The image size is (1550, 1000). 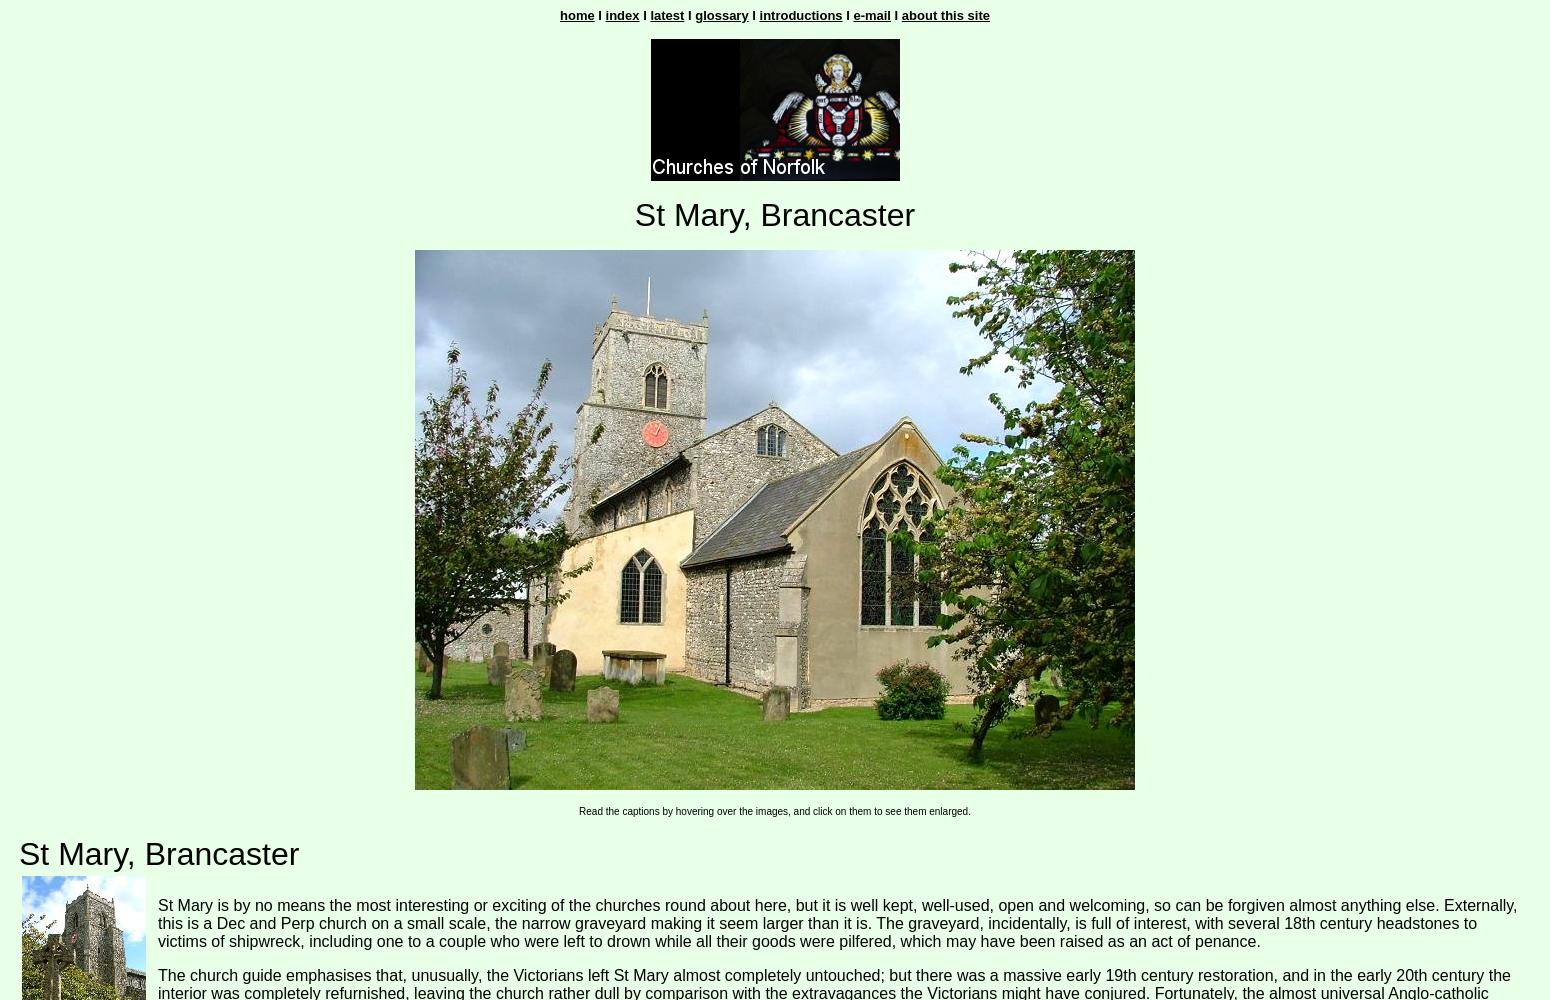 I want to click on 'index', so click(x=621, y=15).